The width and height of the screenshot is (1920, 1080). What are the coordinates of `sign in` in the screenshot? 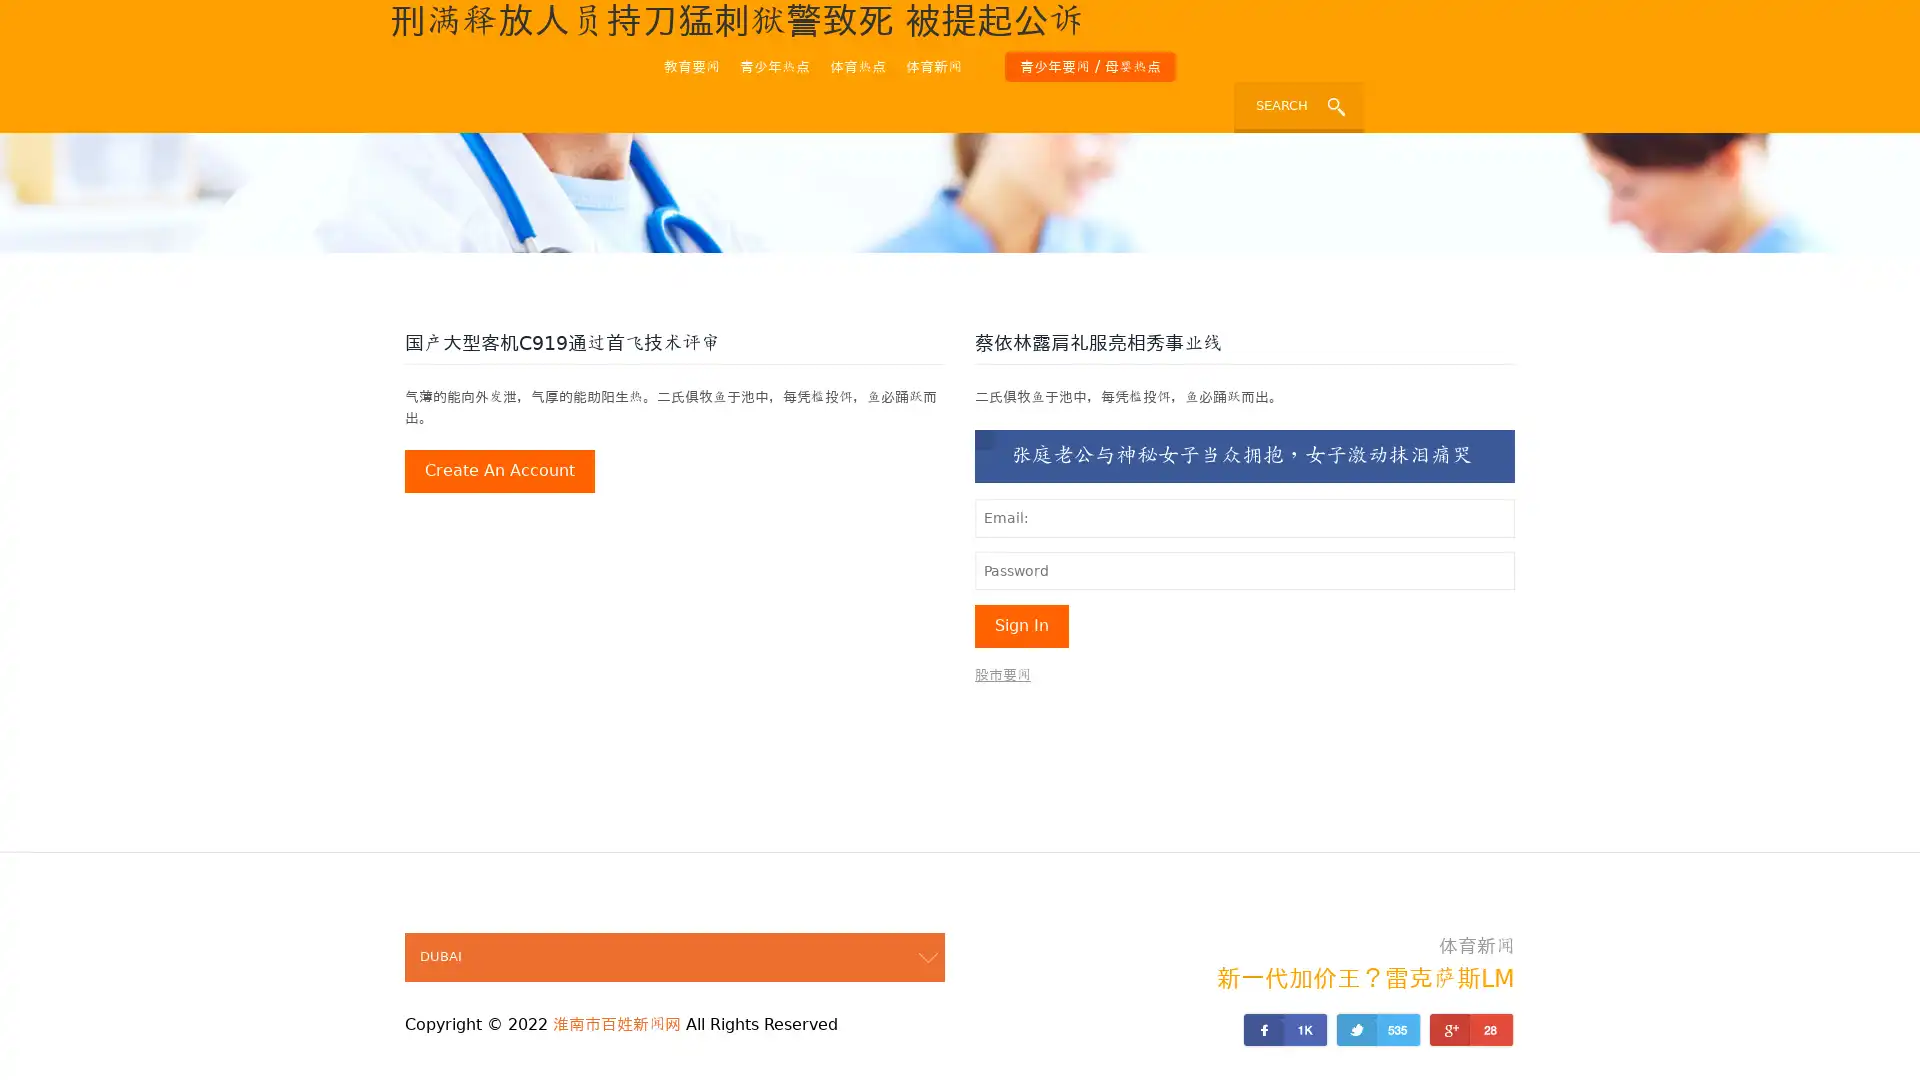 It's located at (1022, 624).